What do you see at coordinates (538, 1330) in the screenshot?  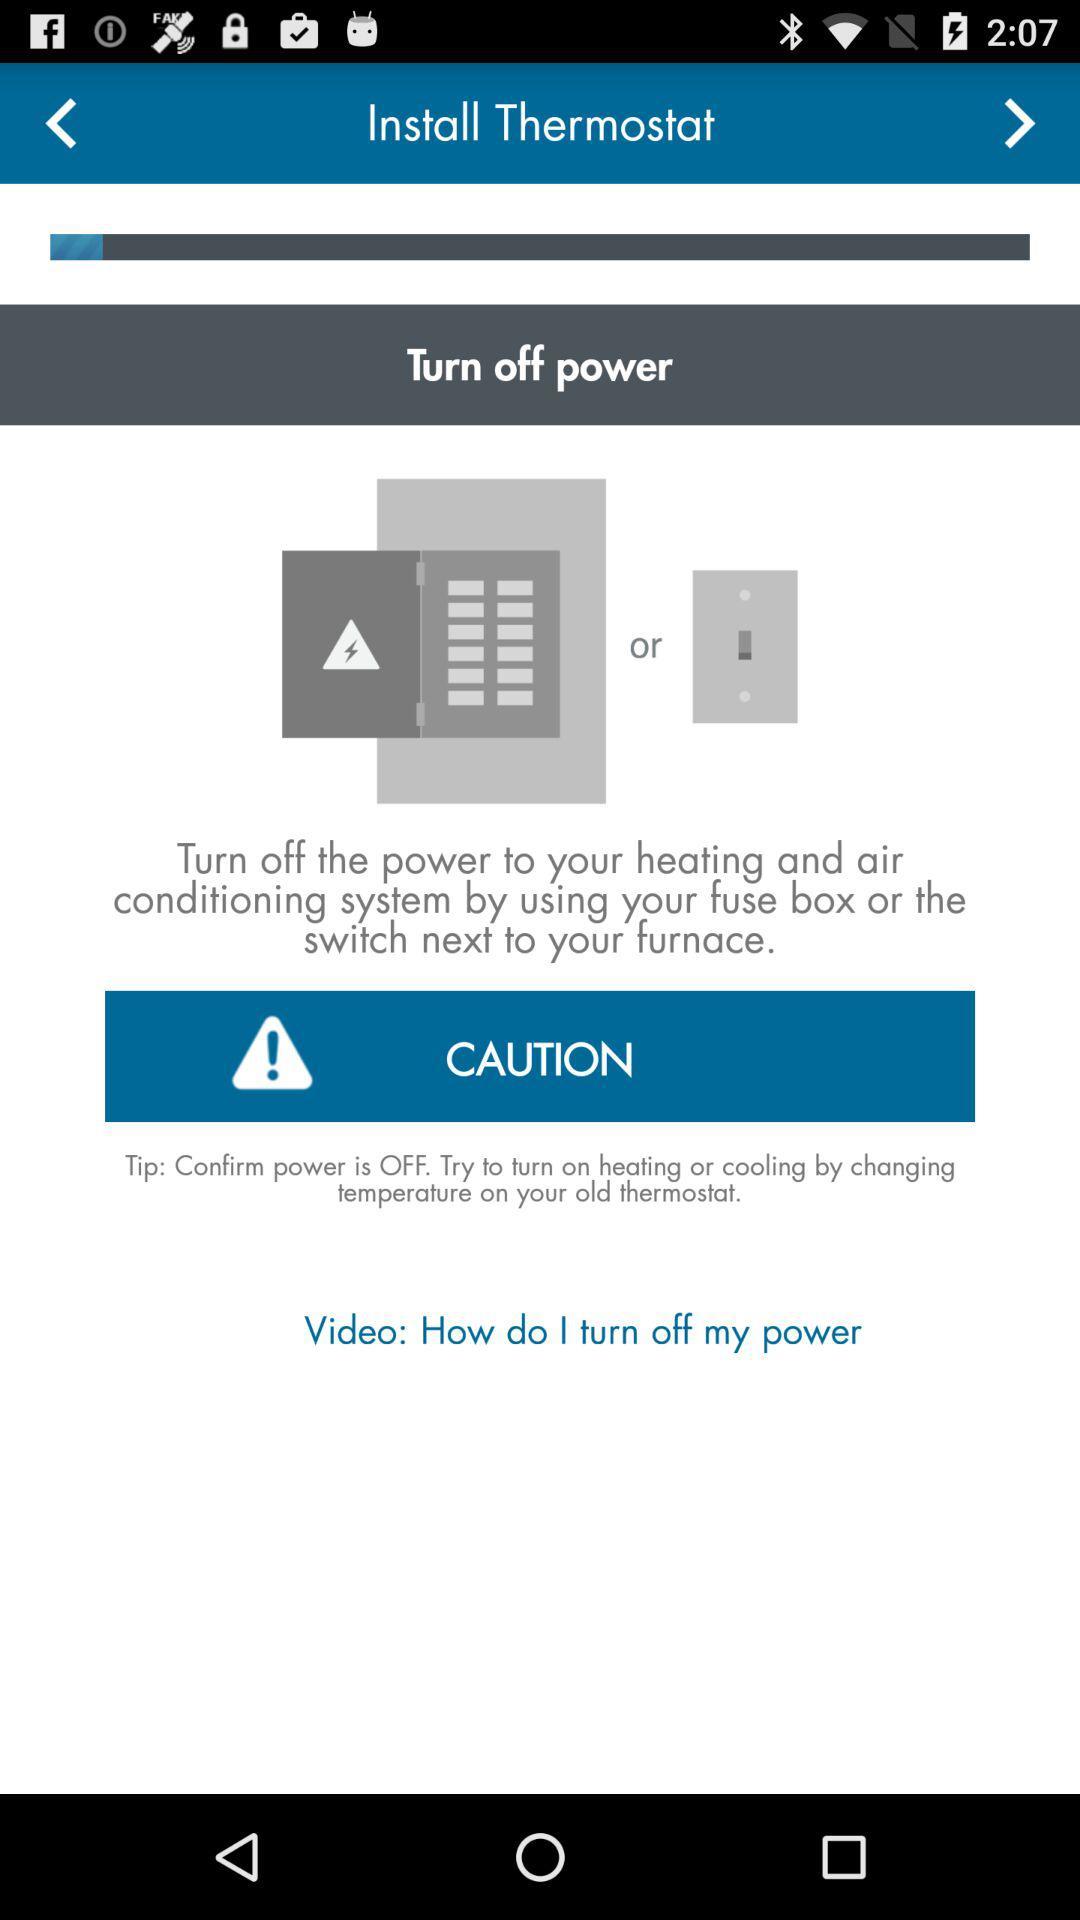 I see `the video how do app` at bounding box center [538, 1330].